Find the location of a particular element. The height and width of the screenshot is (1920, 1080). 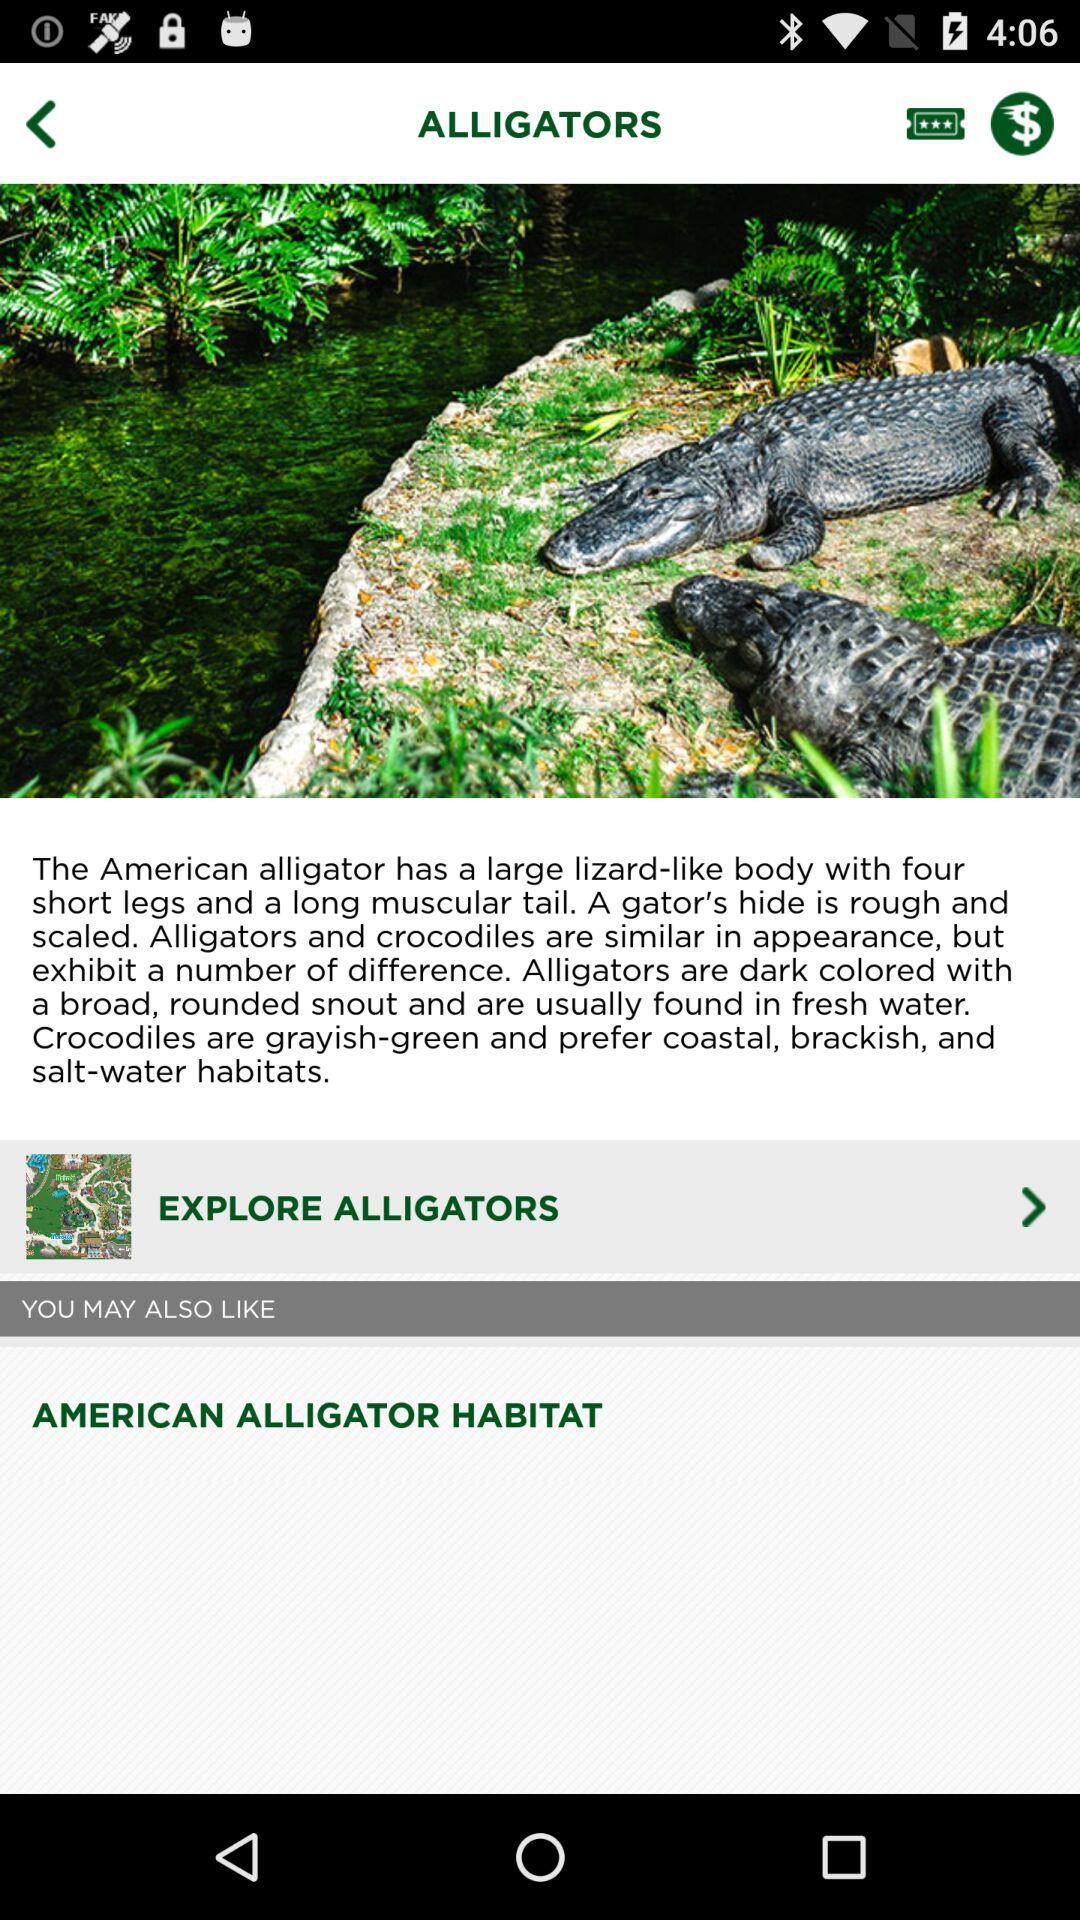

the arrow_backward icon is located at coordinates (54, 131).